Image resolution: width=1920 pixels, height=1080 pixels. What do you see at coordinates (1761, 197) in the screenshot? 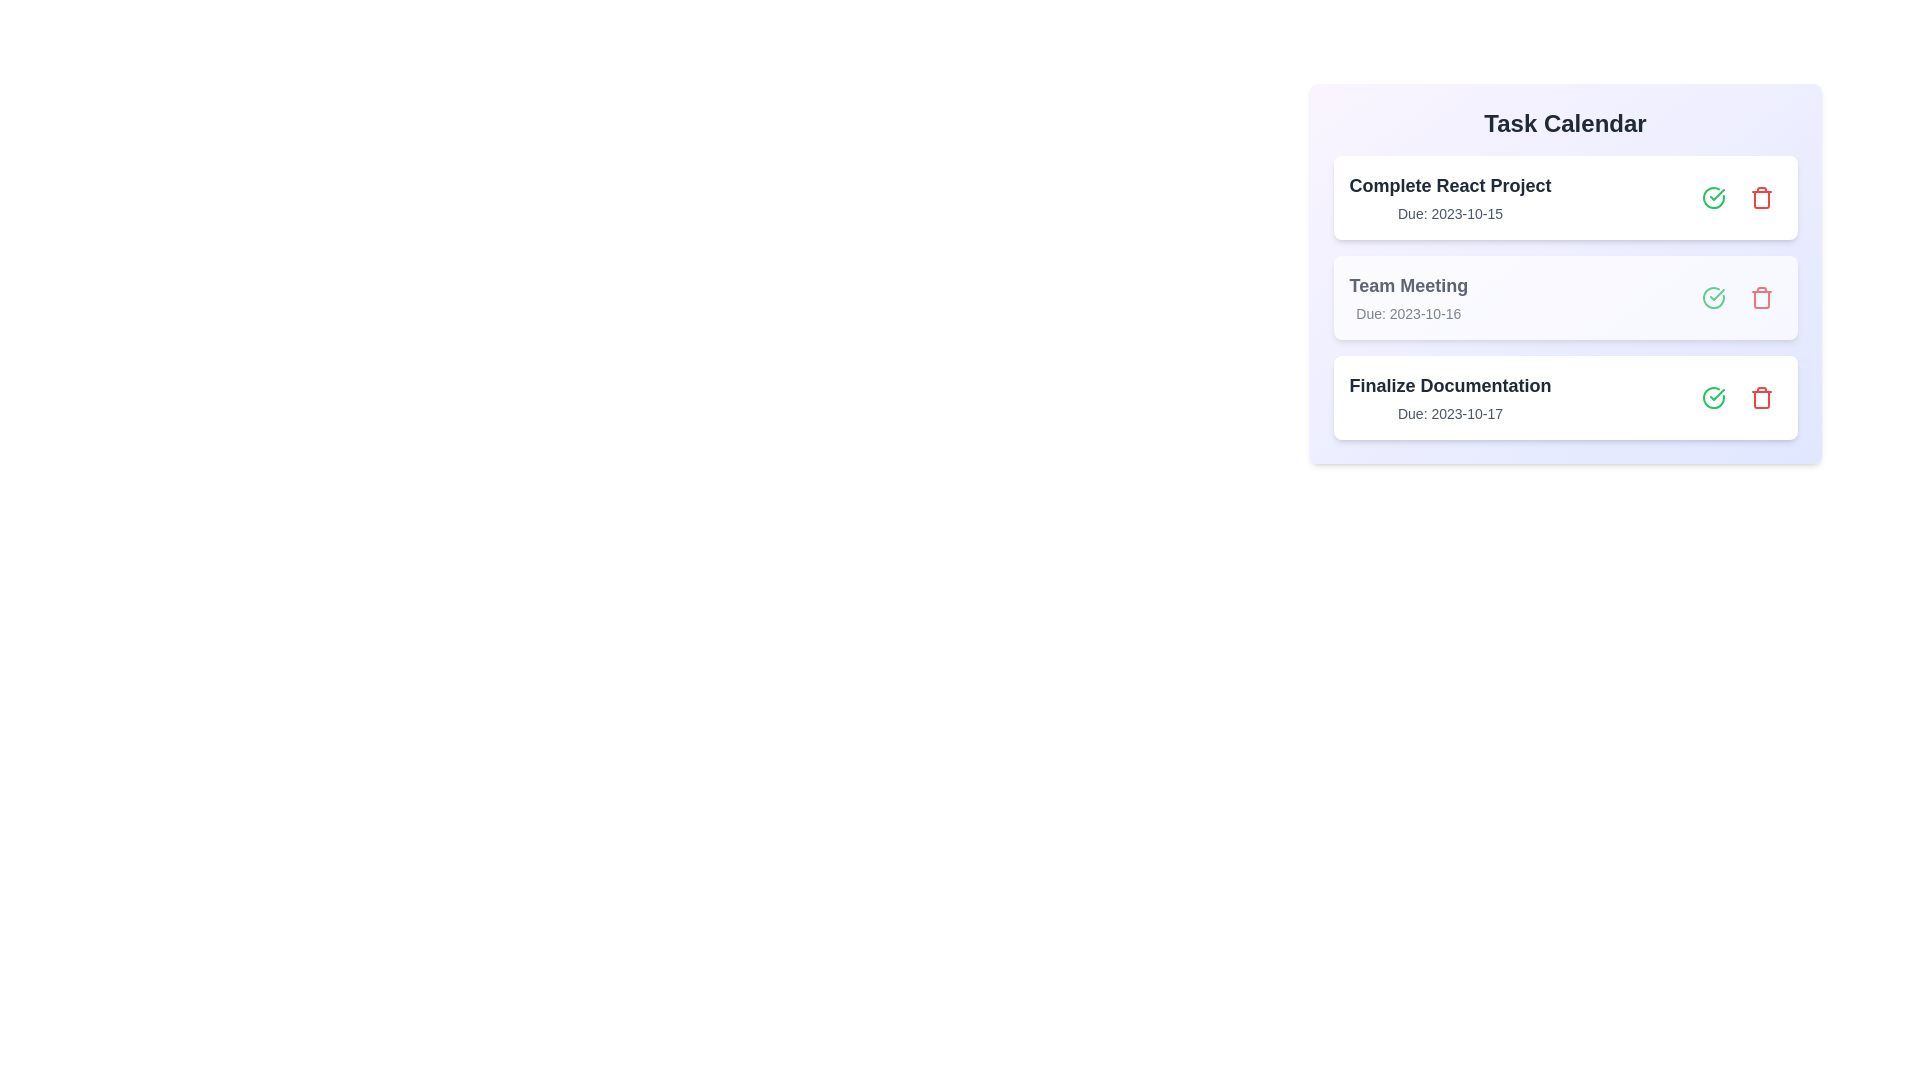
I see `delete button for the task with the name Complete React Project` at bounding box center [1761, 197].